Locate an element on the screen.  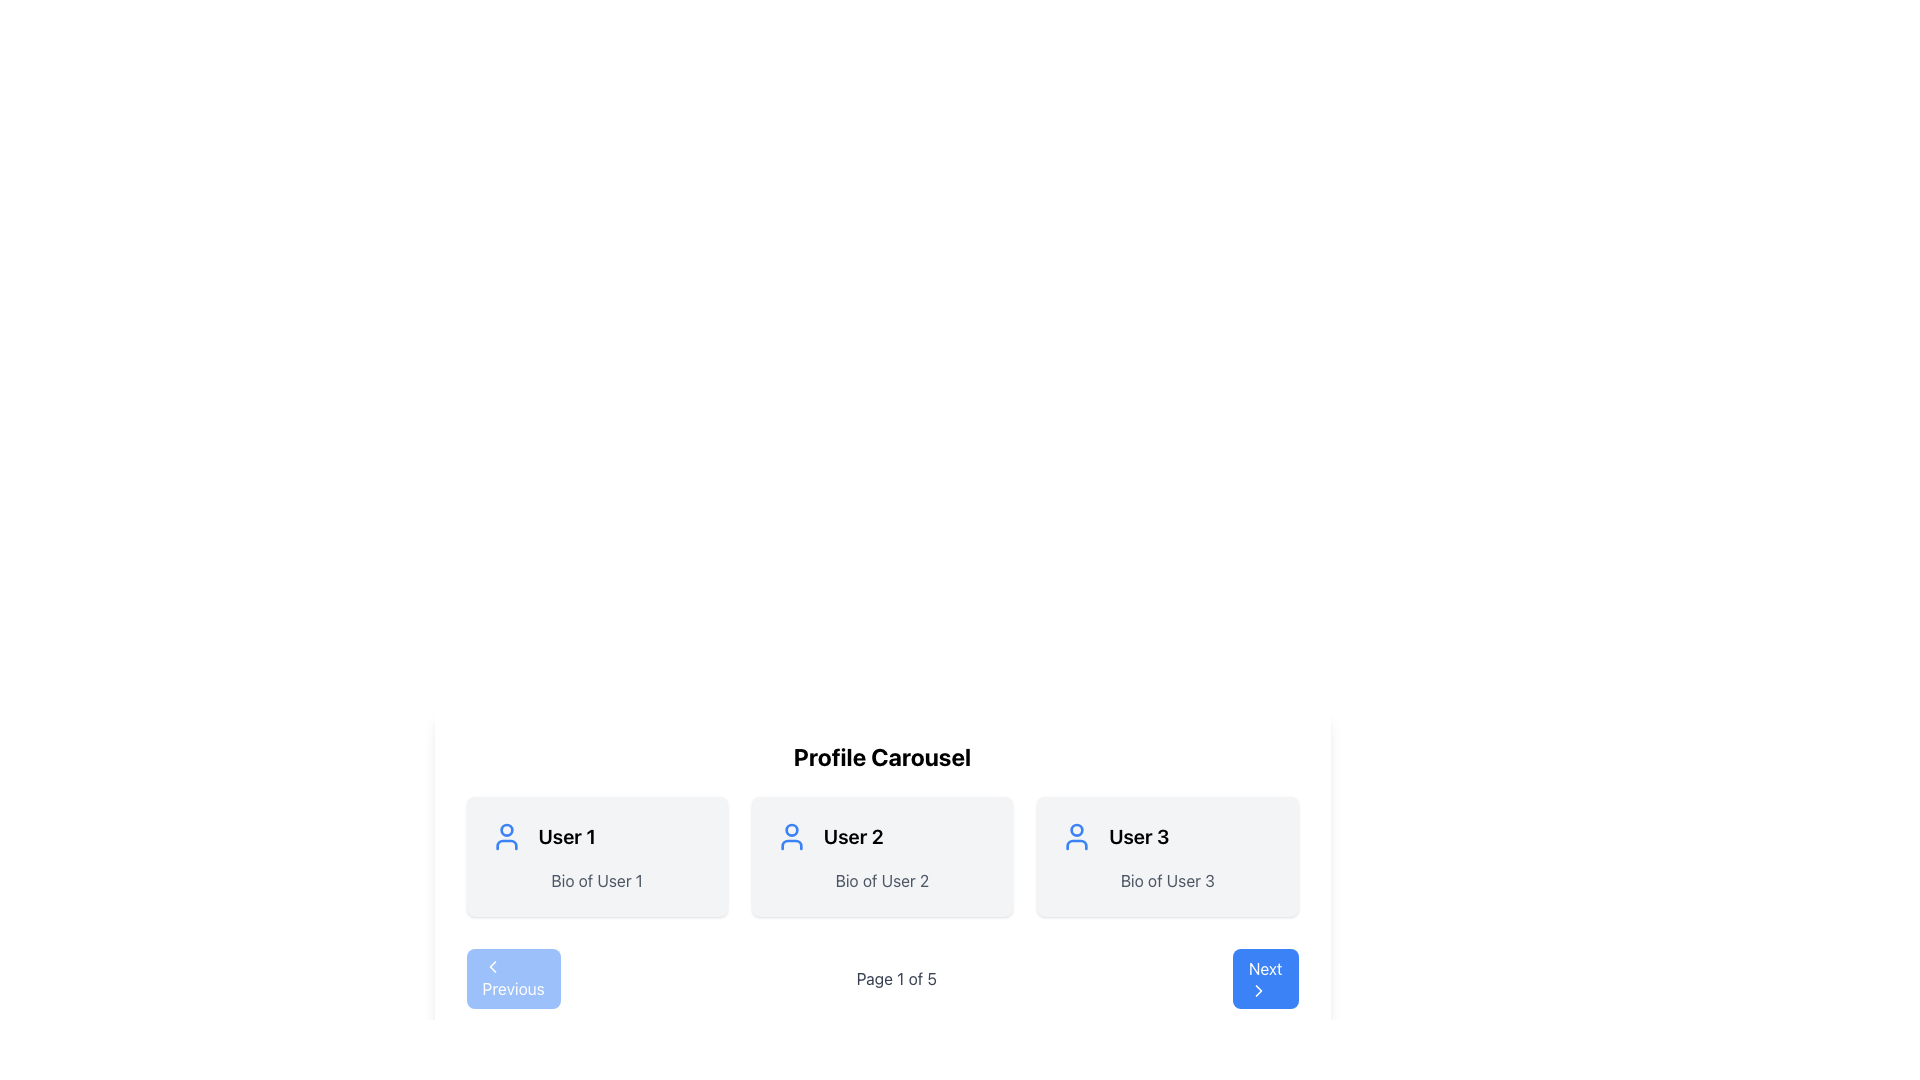
the chevron icon located inside the 'Next' button in the bottom-right corner is located at coordinates (1257, 991).